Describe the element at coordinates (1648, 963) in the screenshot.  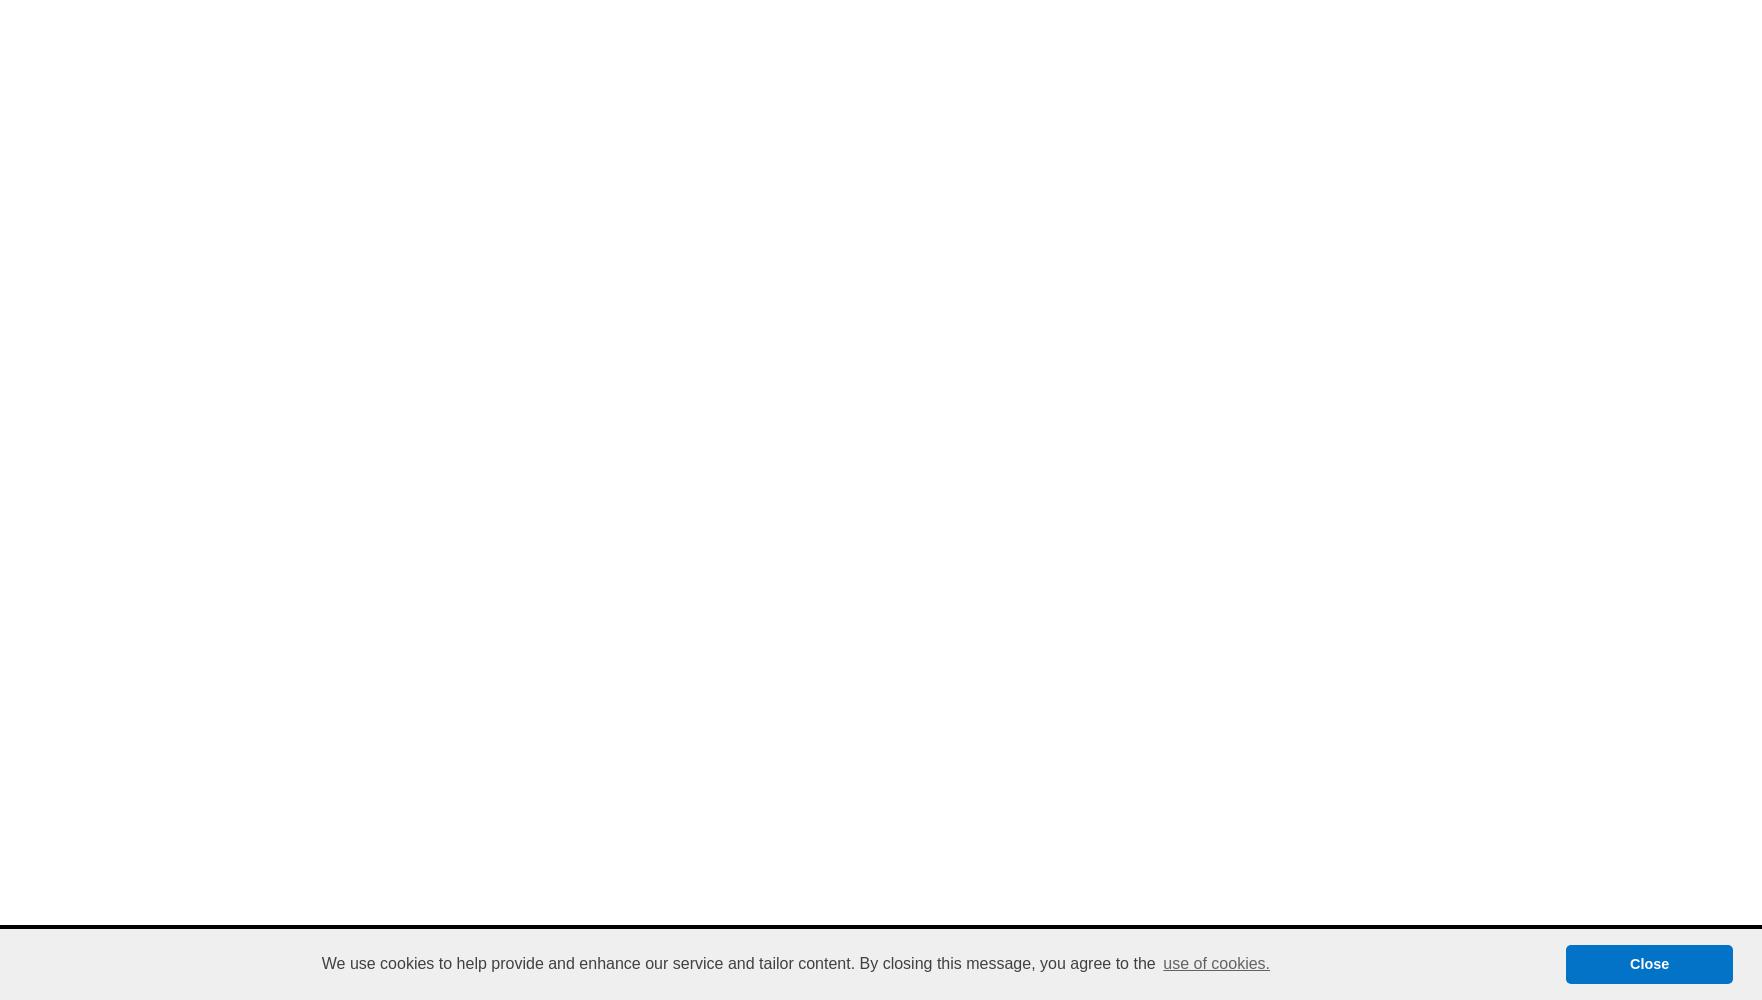
I see `'Close'` at that location.